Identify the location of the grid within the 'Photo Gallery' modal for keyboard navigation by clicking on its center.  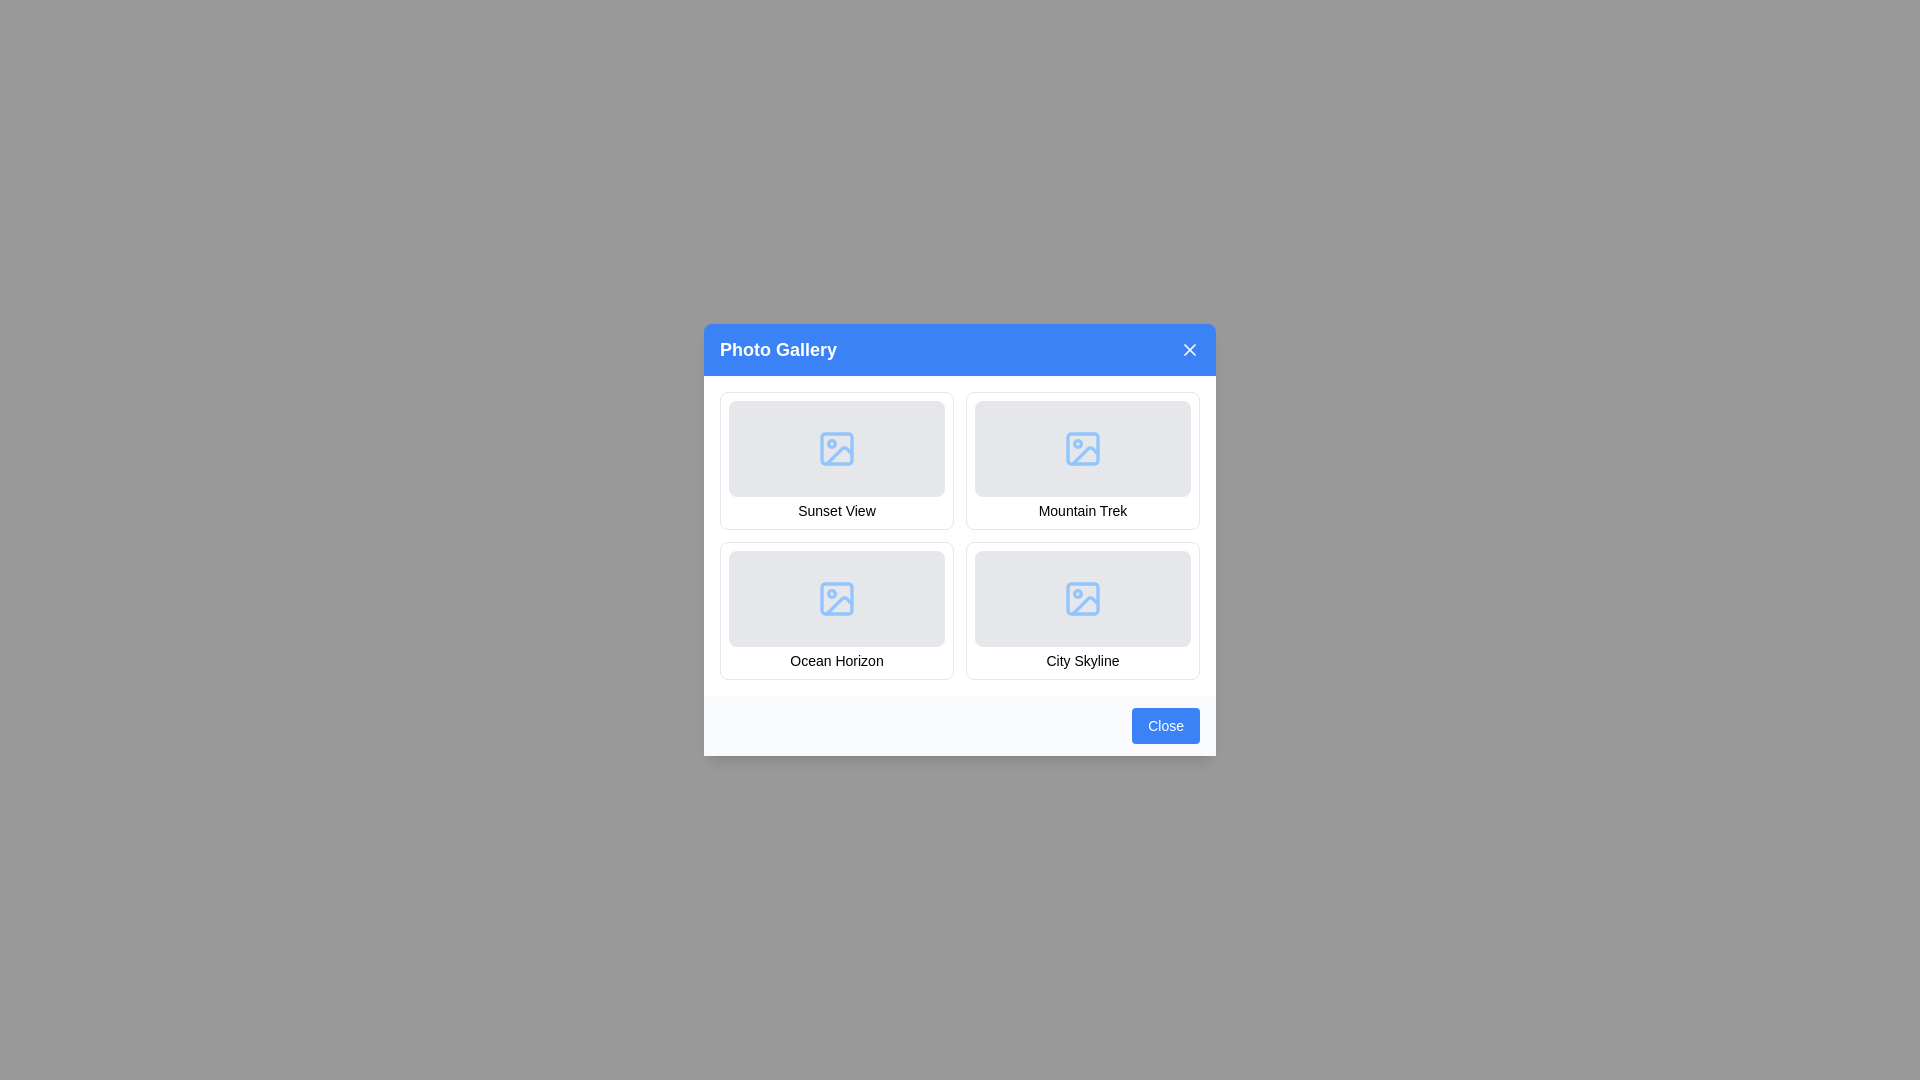
(960, 535).